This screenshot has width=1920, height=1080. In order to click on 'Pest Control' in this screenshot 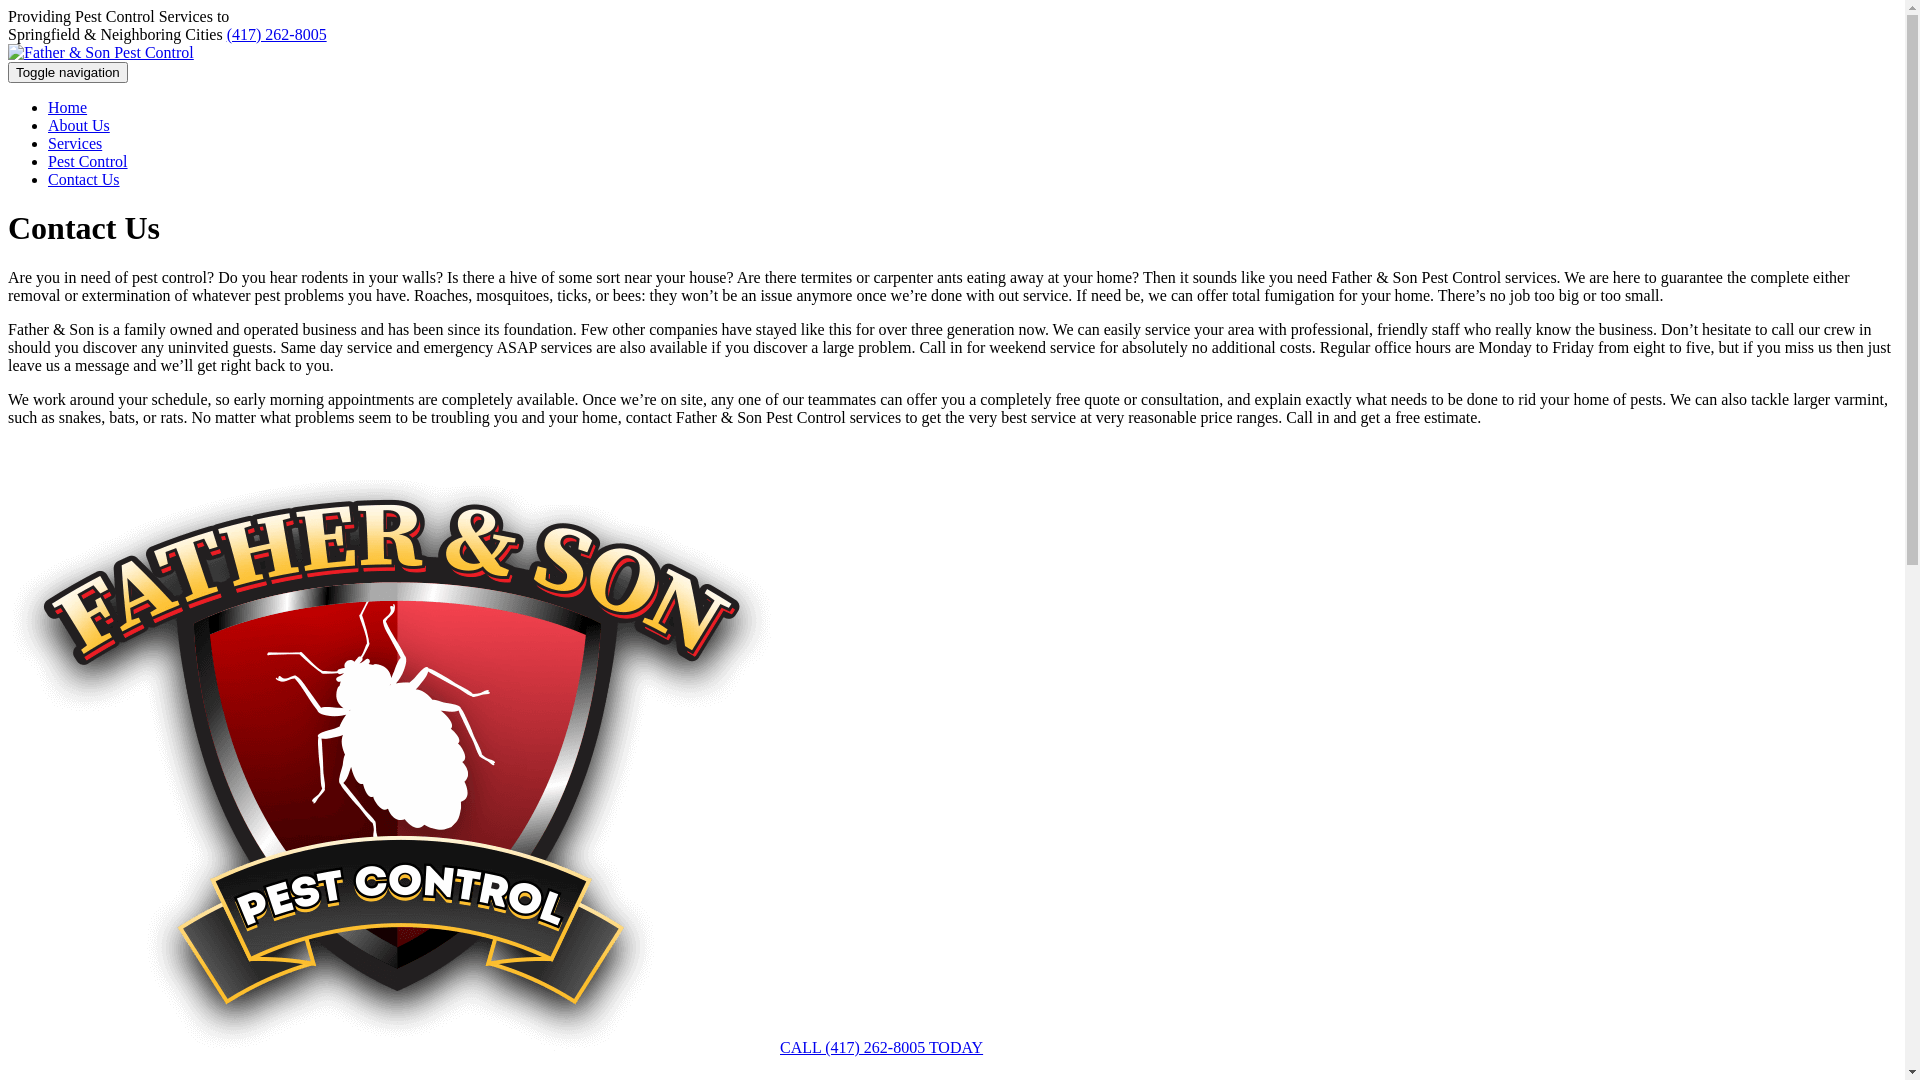, I will do `click(86, 160)`.